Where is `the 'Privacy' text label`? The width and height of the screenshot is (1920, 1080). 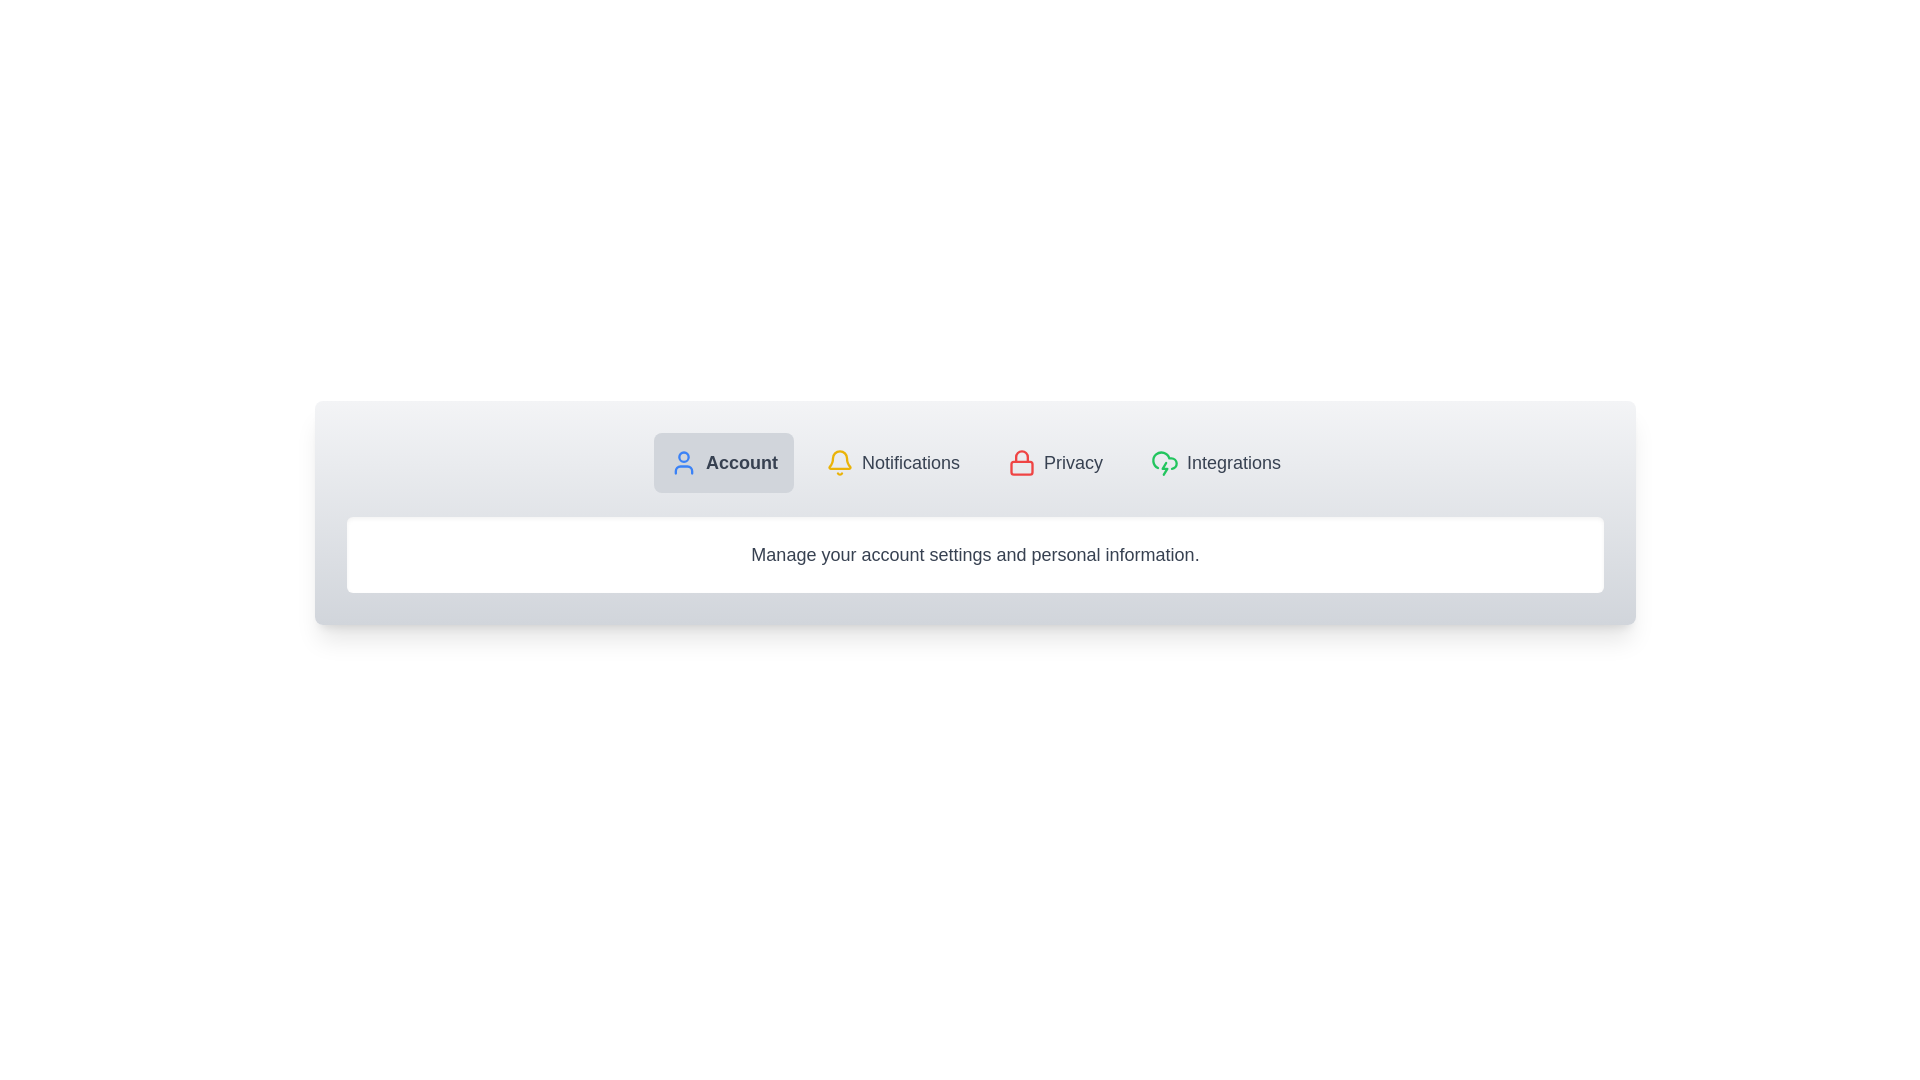 the 'Privacy' text label is located at coordinates (1072, 462).